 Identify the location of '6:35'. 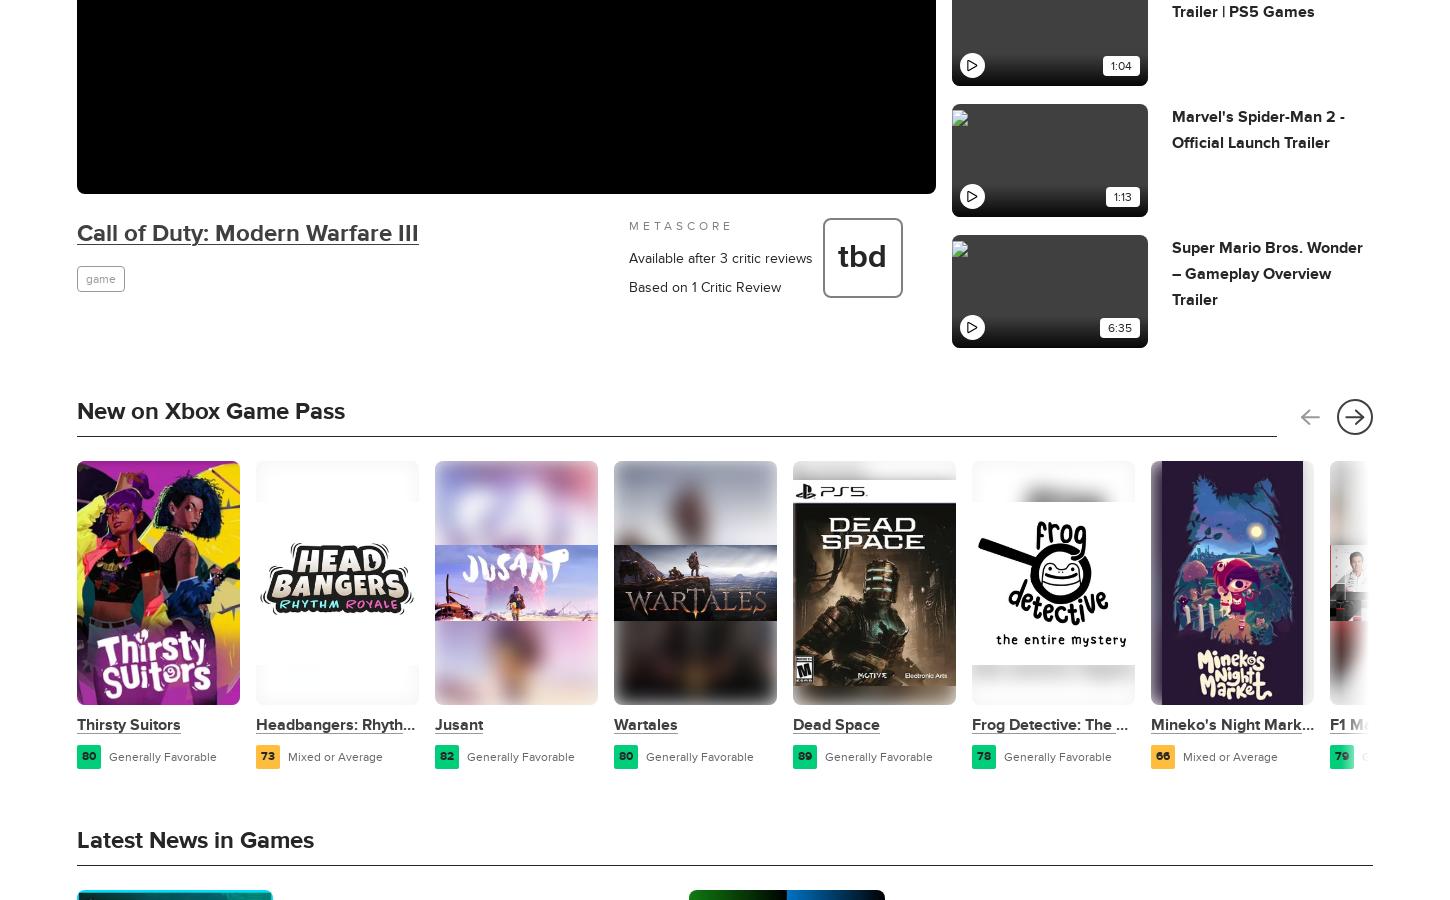
(1117, 325).